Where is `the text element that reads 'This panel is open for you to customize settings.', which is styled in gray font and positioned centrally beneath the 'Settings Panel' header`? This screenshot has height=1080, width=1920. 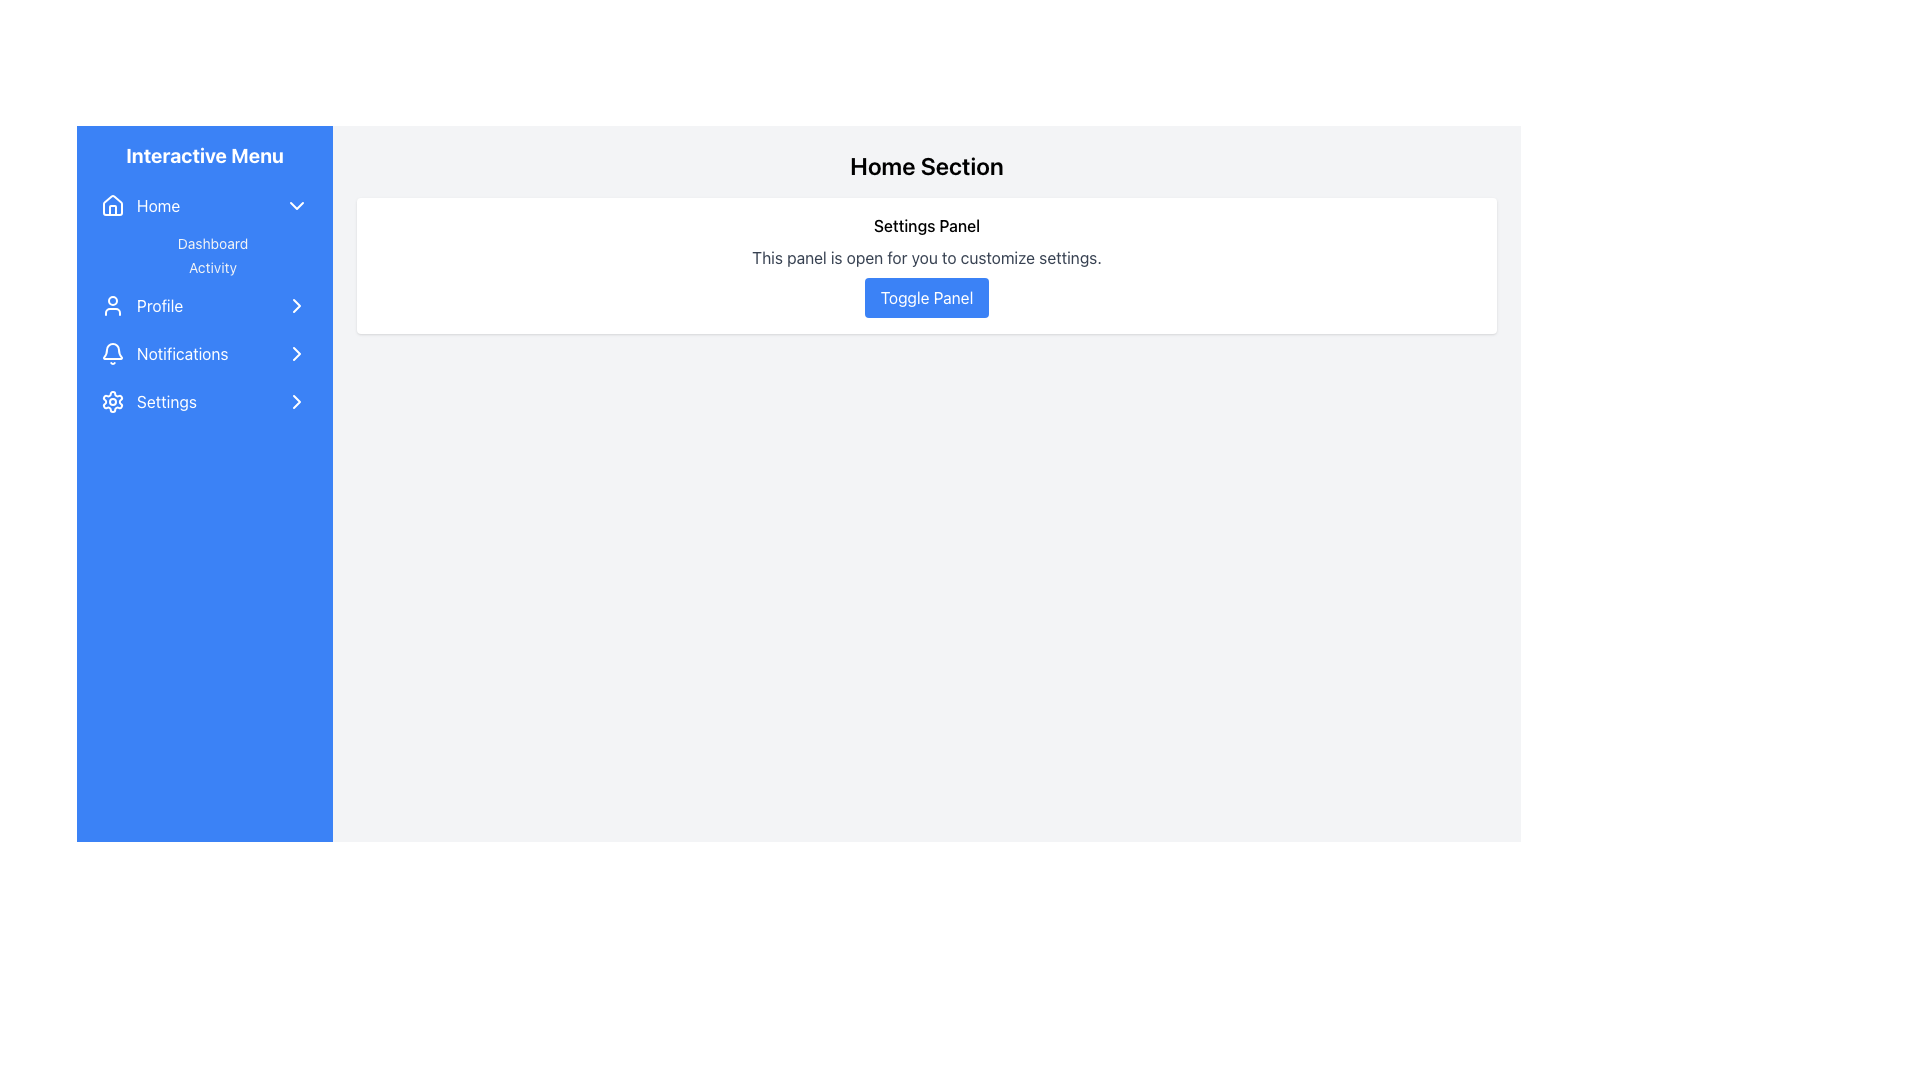 the text element that reads 'This panel is open for you to customize settings.', which is styled in gray font and positioned centrally beneath the 'Settings Panel' header is located at coordinates (925, 257).